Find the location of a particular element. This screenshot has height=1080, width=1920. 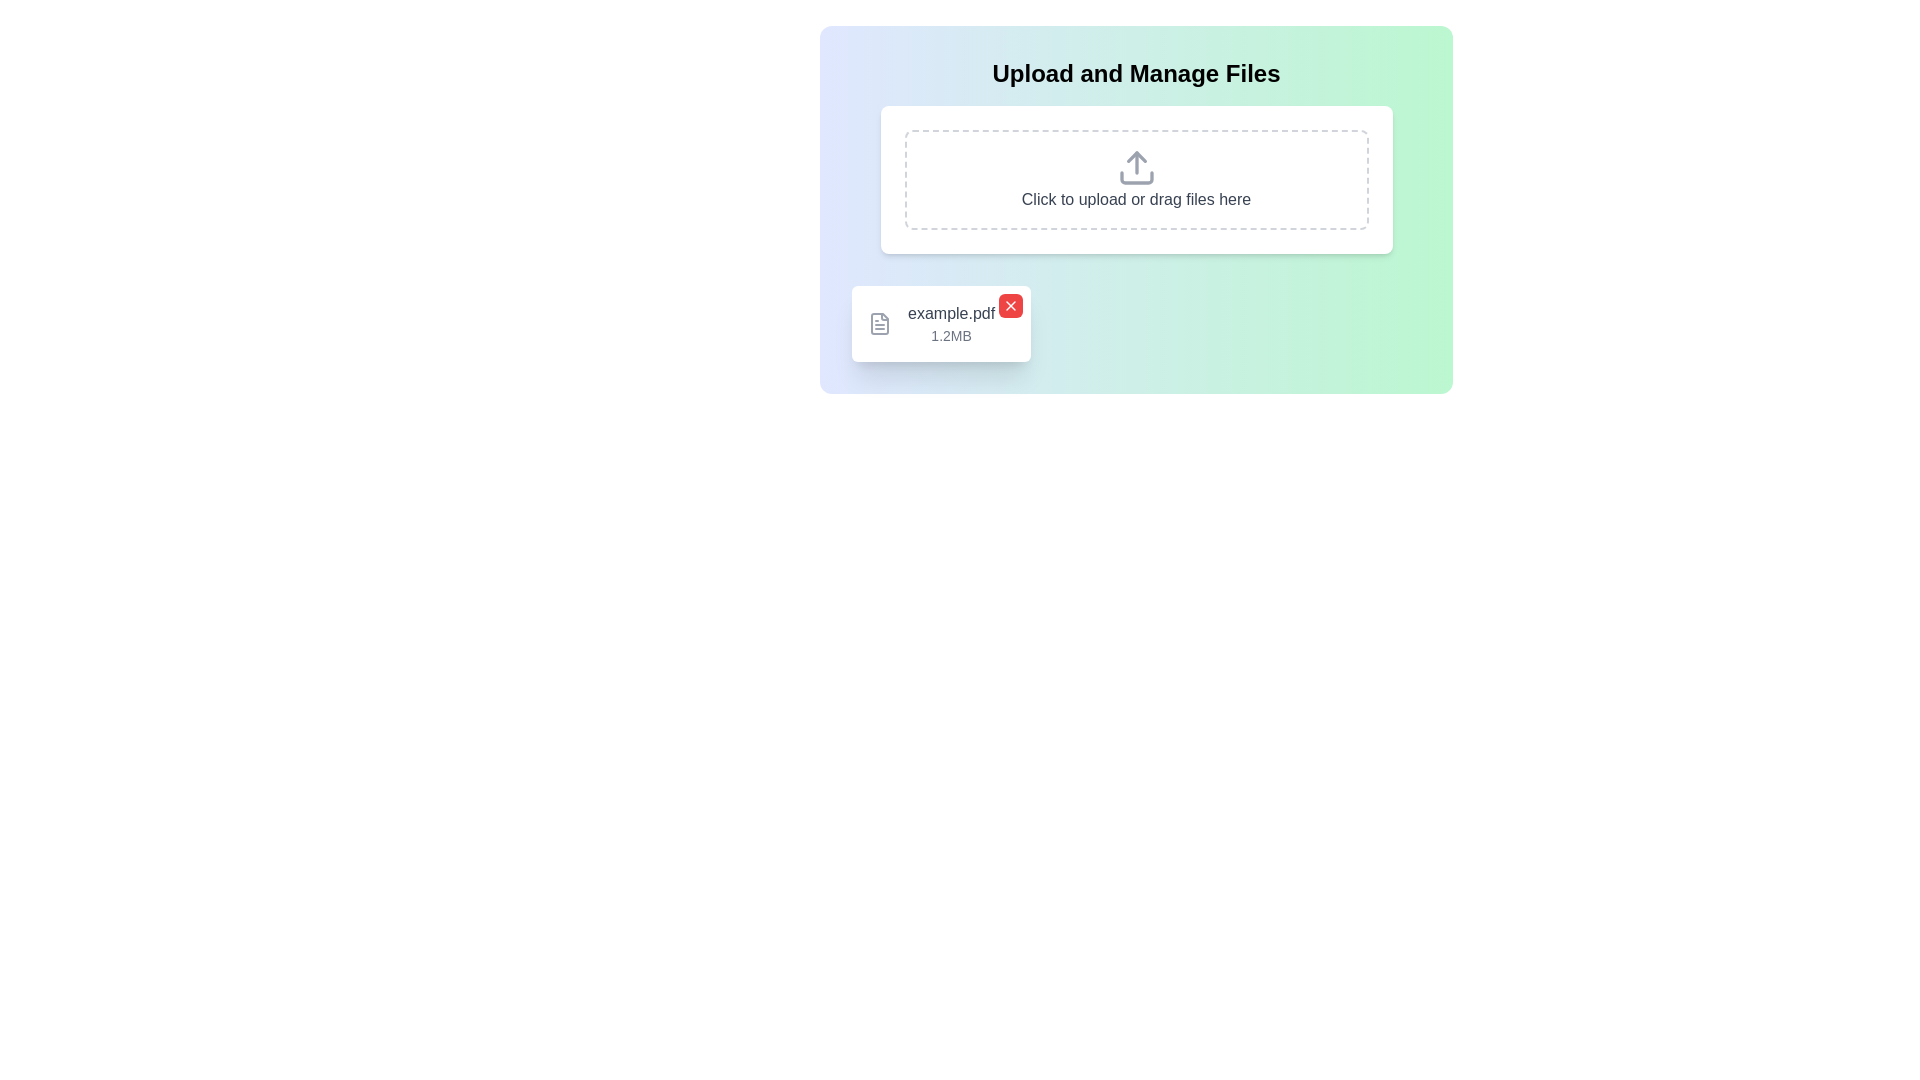

the close action icon button, which is a small red circular button with an 'X' symbol, located at the top-right of the document card is located at coordinates (1011, 305).